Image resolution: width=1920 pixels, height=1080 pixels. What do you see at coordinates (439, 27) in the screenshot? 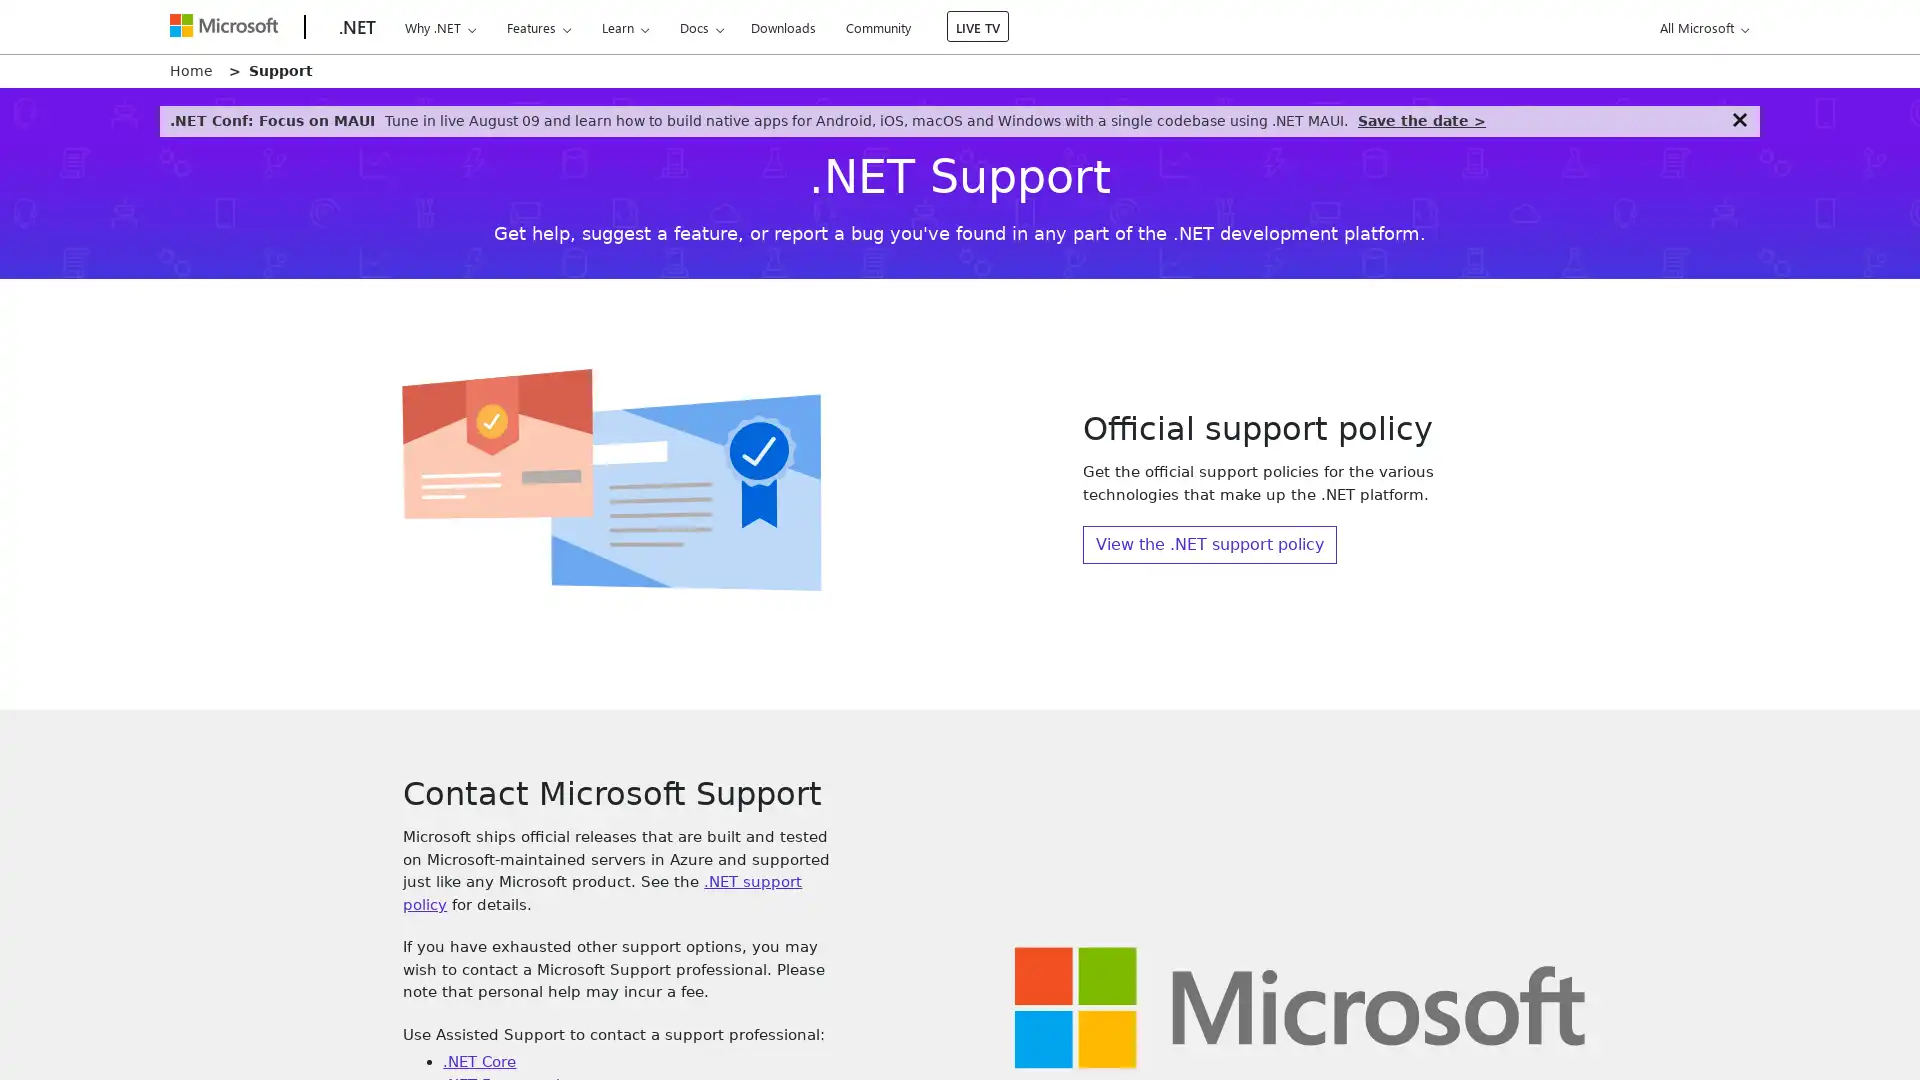
I see `Why .NET` at bounding box center [439, 27].